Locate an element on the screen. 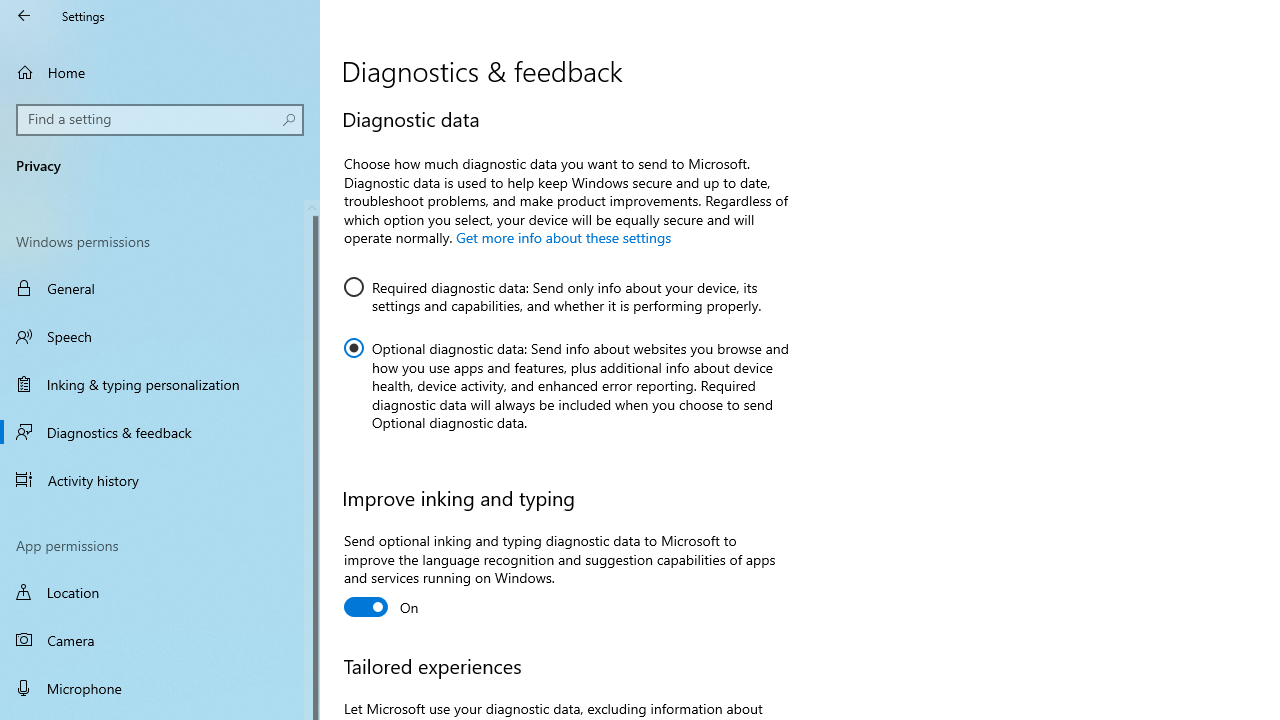  'Activity history' is located at coordinates (160, 479).